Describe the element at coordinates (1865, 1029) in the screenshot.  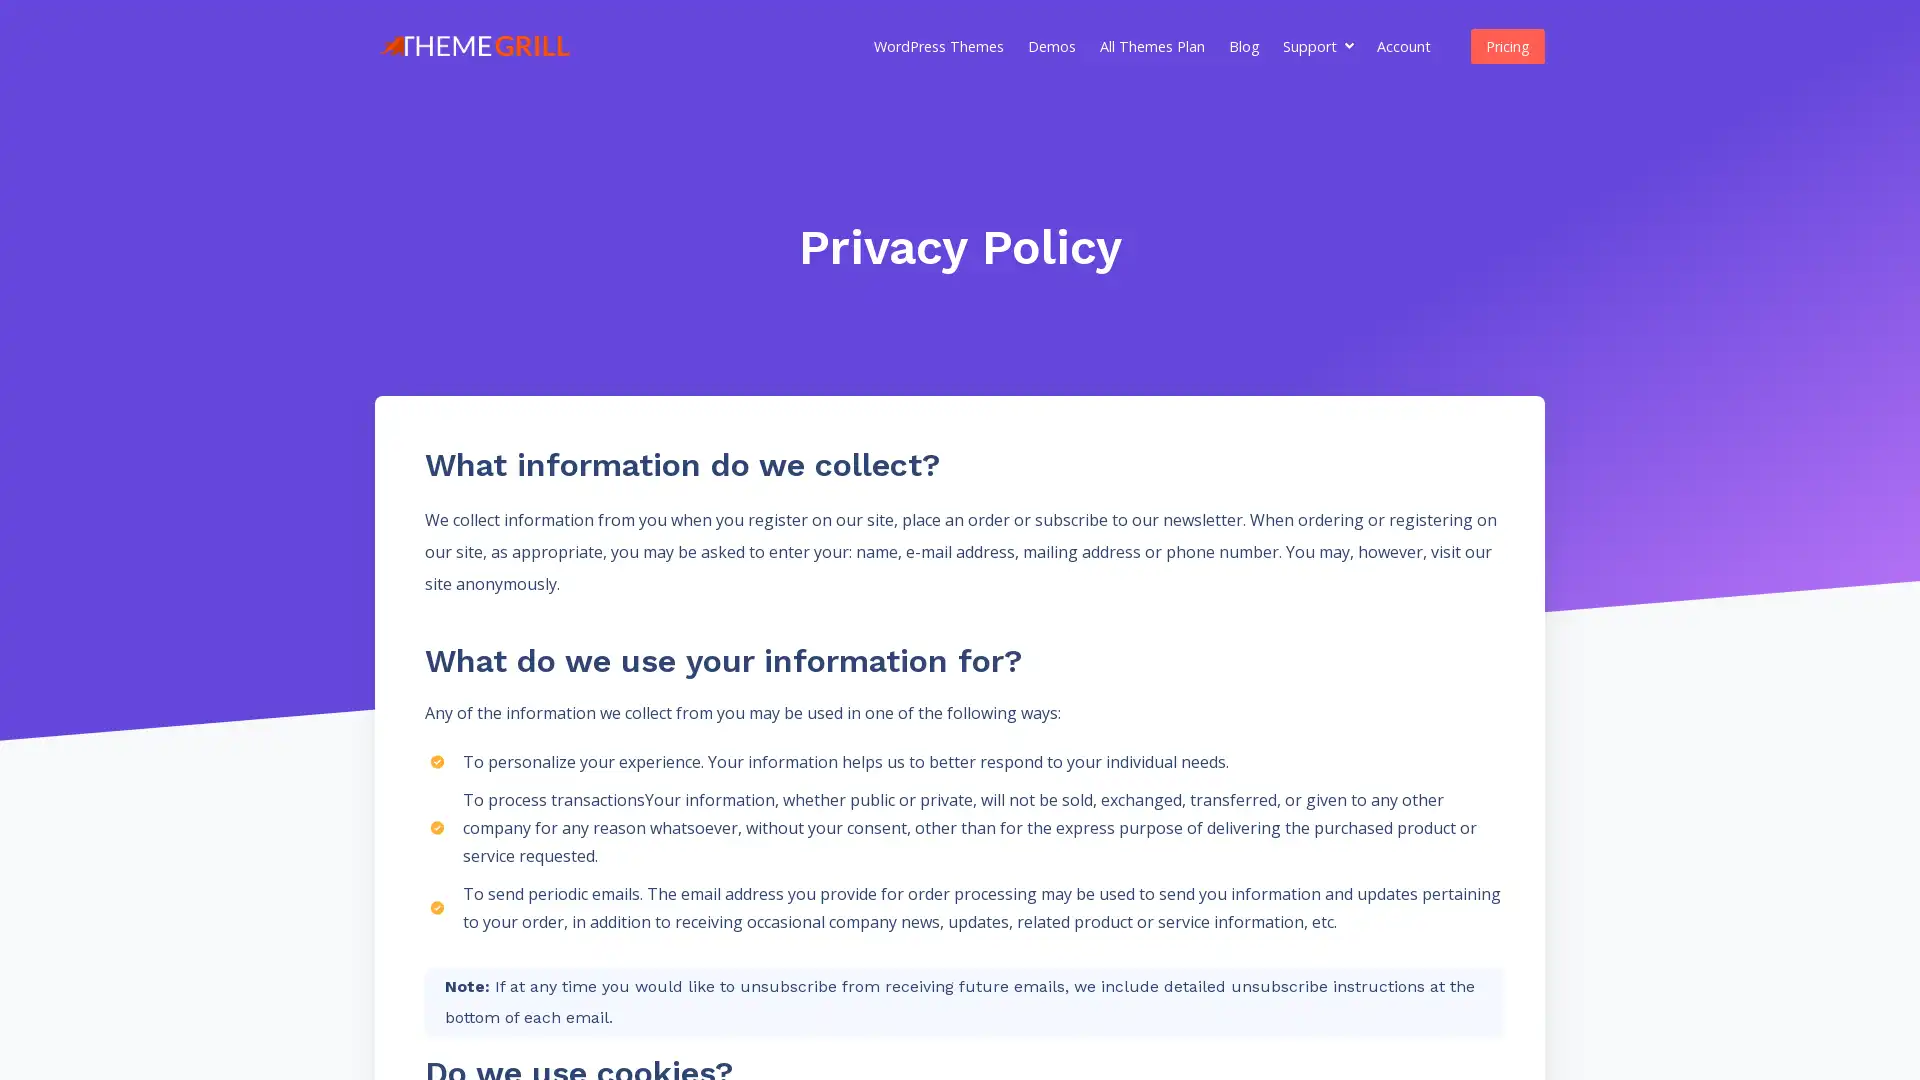
I see `Questions? Chat with us! Support is online. Chat with ThemeGrill Team` at that location.